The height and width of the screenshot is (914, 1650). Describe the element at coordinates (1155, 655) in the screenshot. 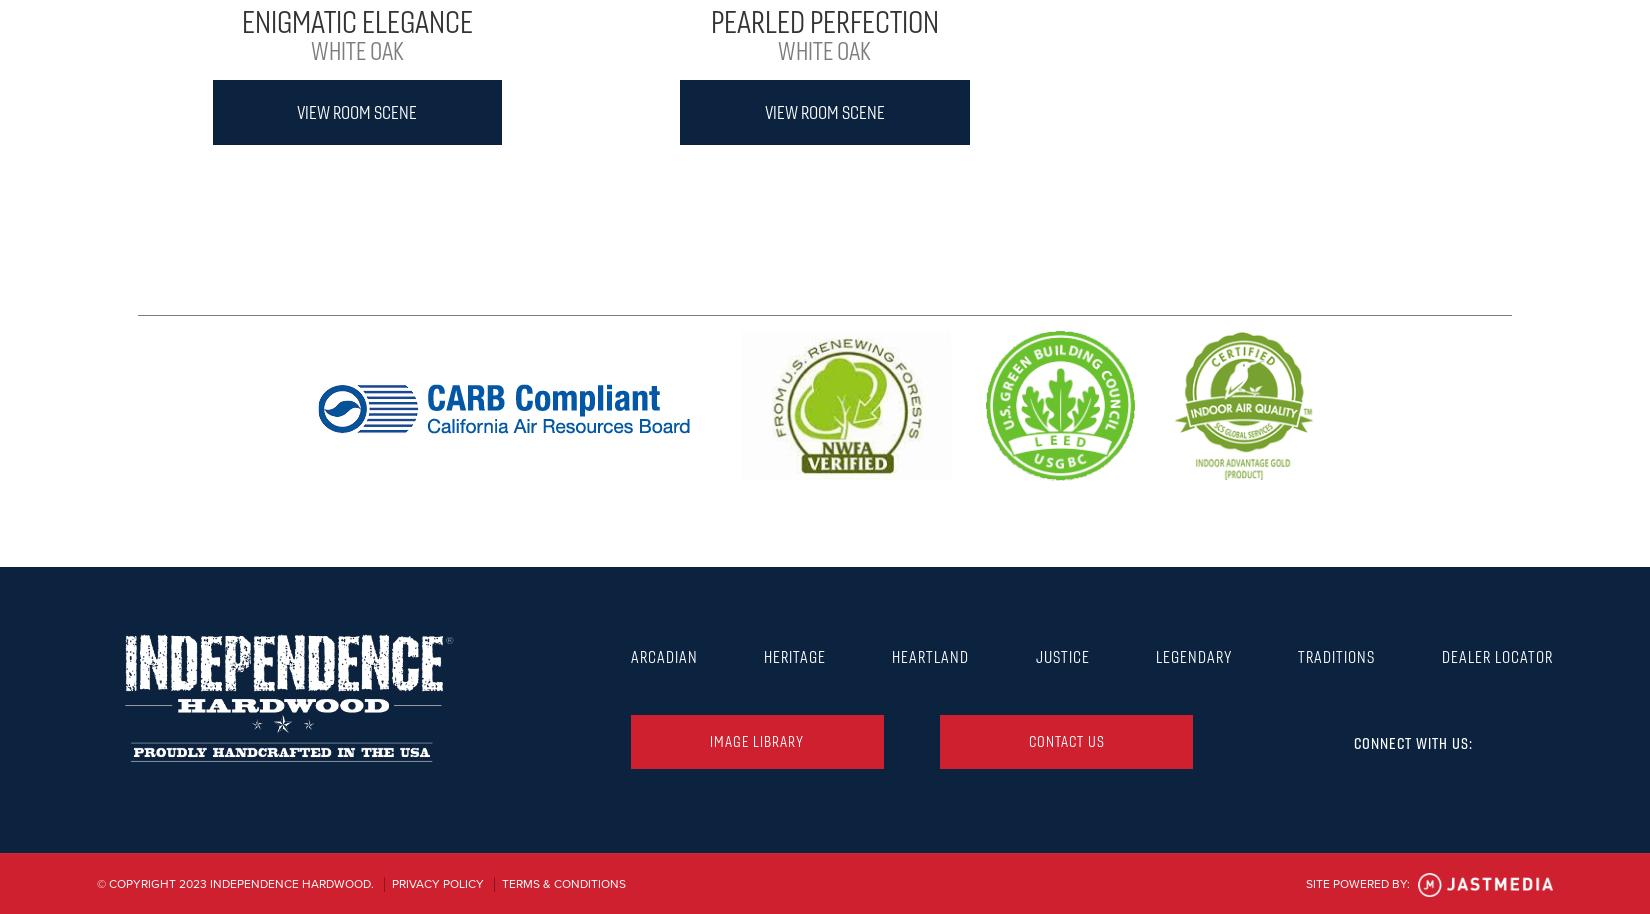

I see `'Legendary'` at that location.